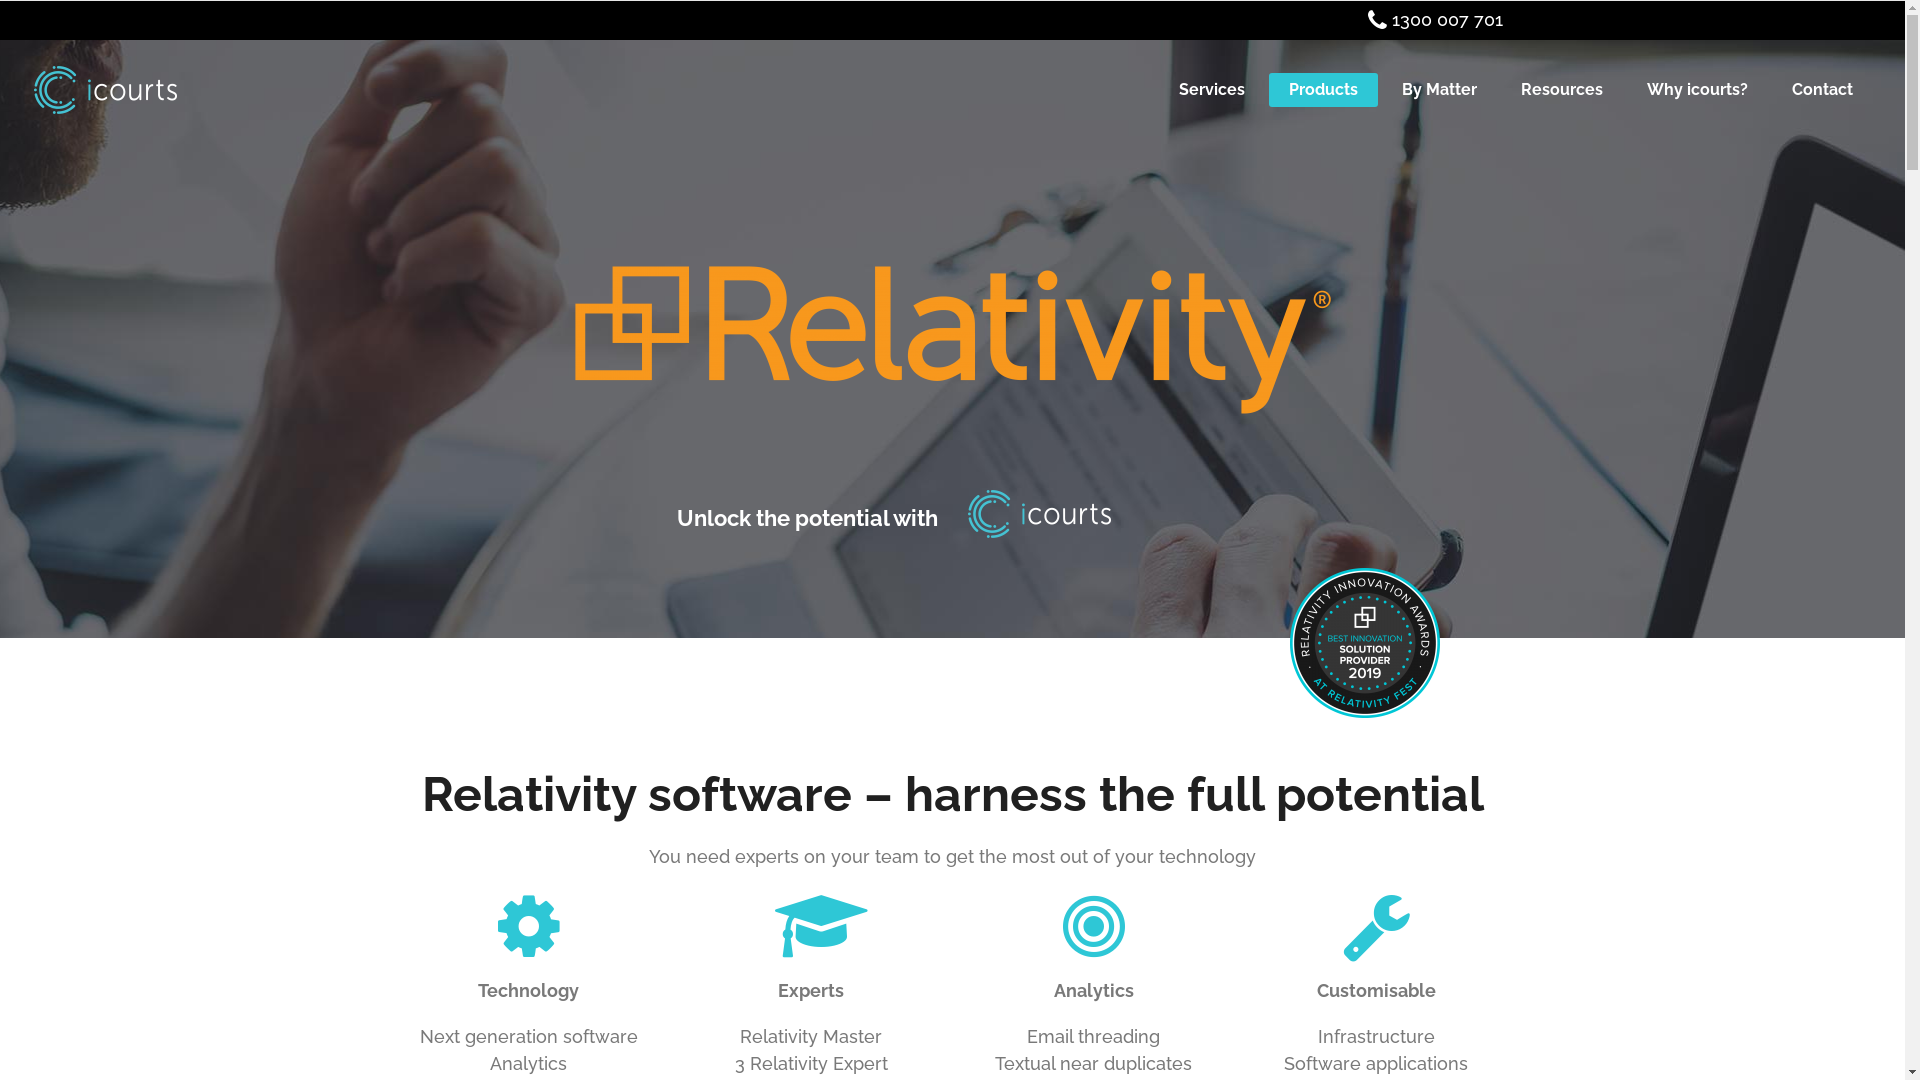  I want to click on '1300 007 701', so click(1391, 19).